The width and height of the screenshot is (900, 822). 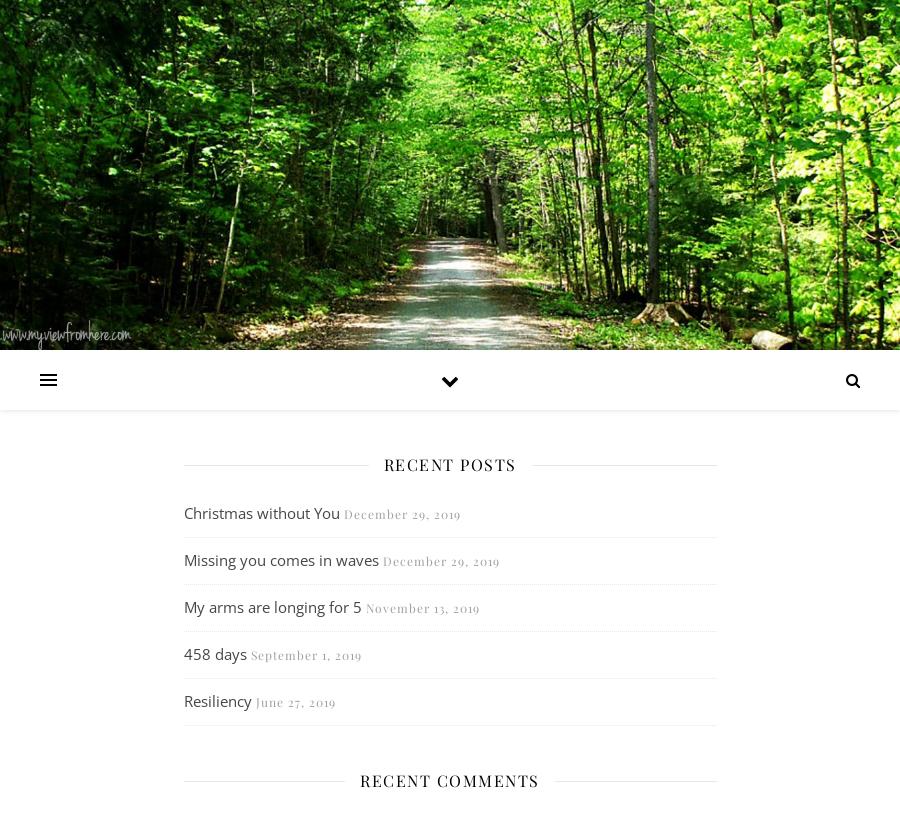 What do you see at coordinates (422, 607) in the screenshot?
I see `'November 13, 2019'` at bounding box center [422, 607].